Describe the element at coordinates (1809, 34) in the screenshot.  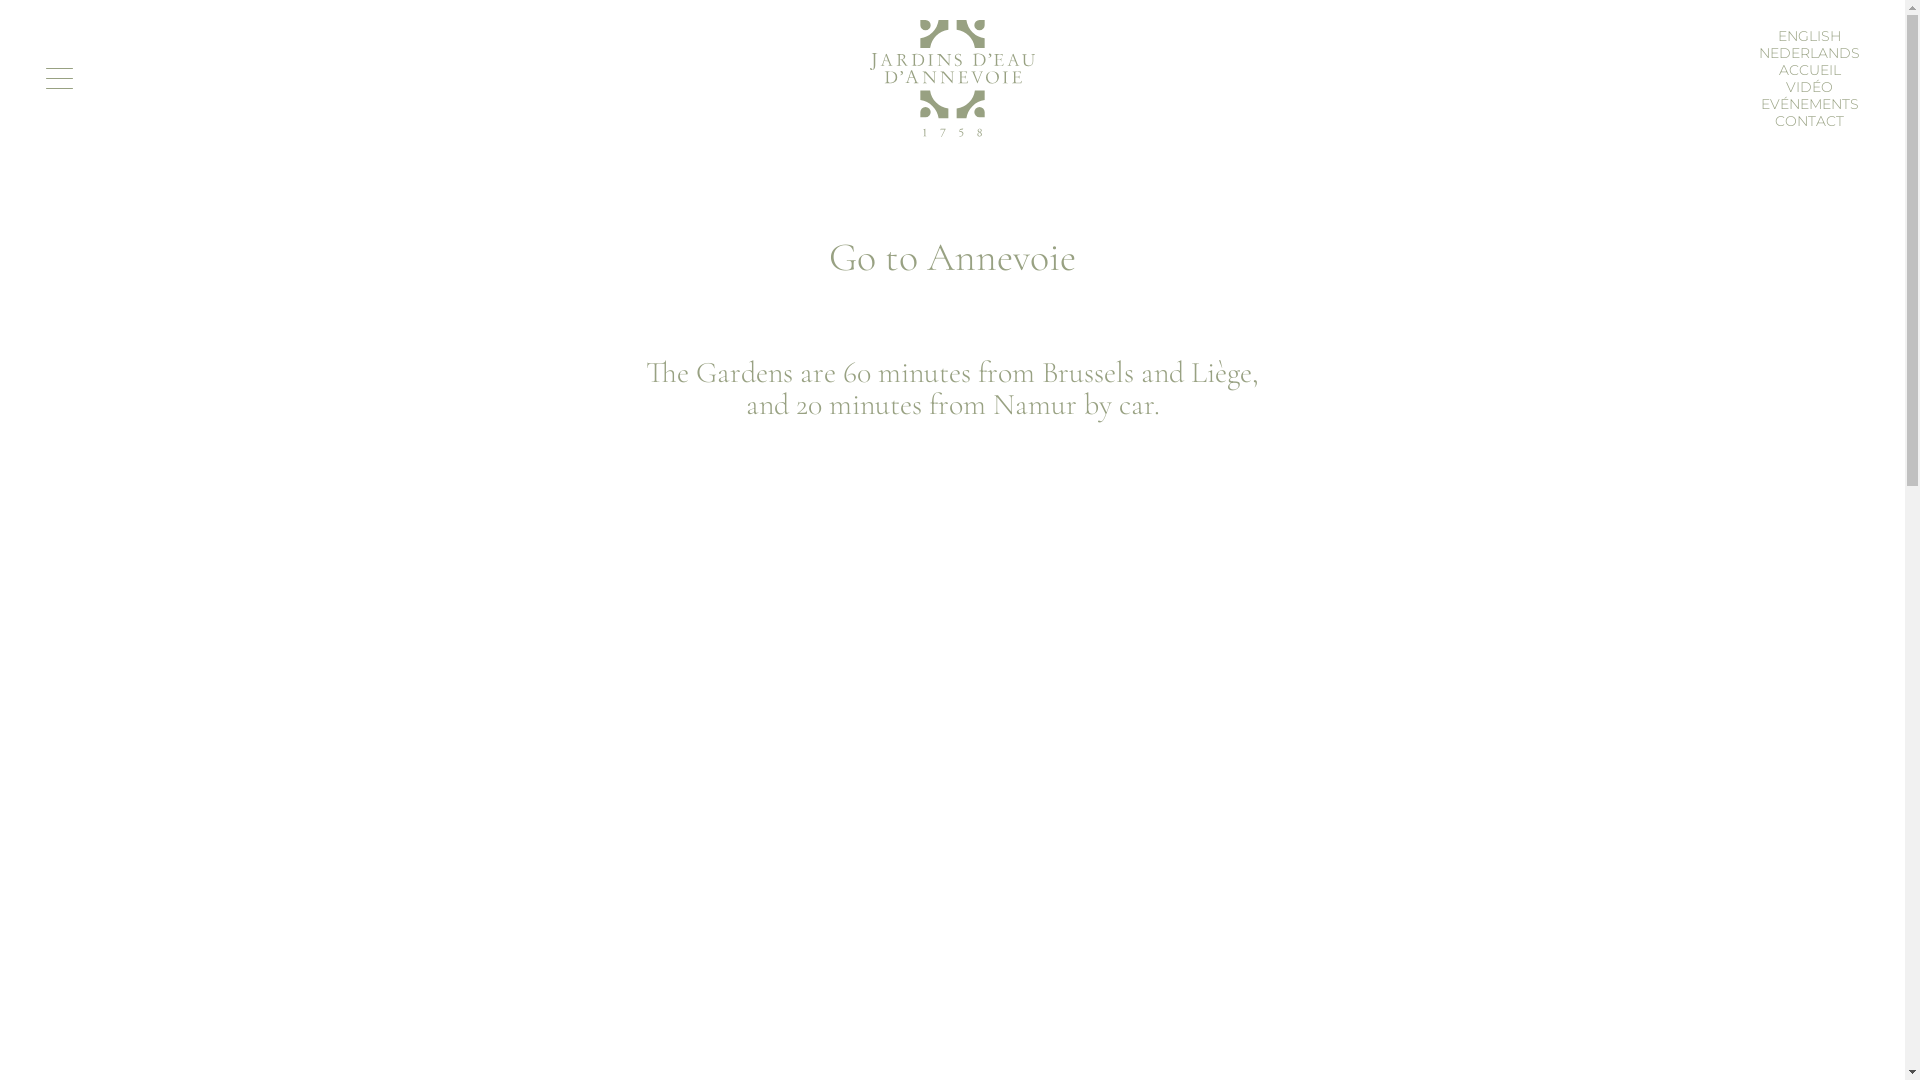
I see `'ENGLISH'` at that location.